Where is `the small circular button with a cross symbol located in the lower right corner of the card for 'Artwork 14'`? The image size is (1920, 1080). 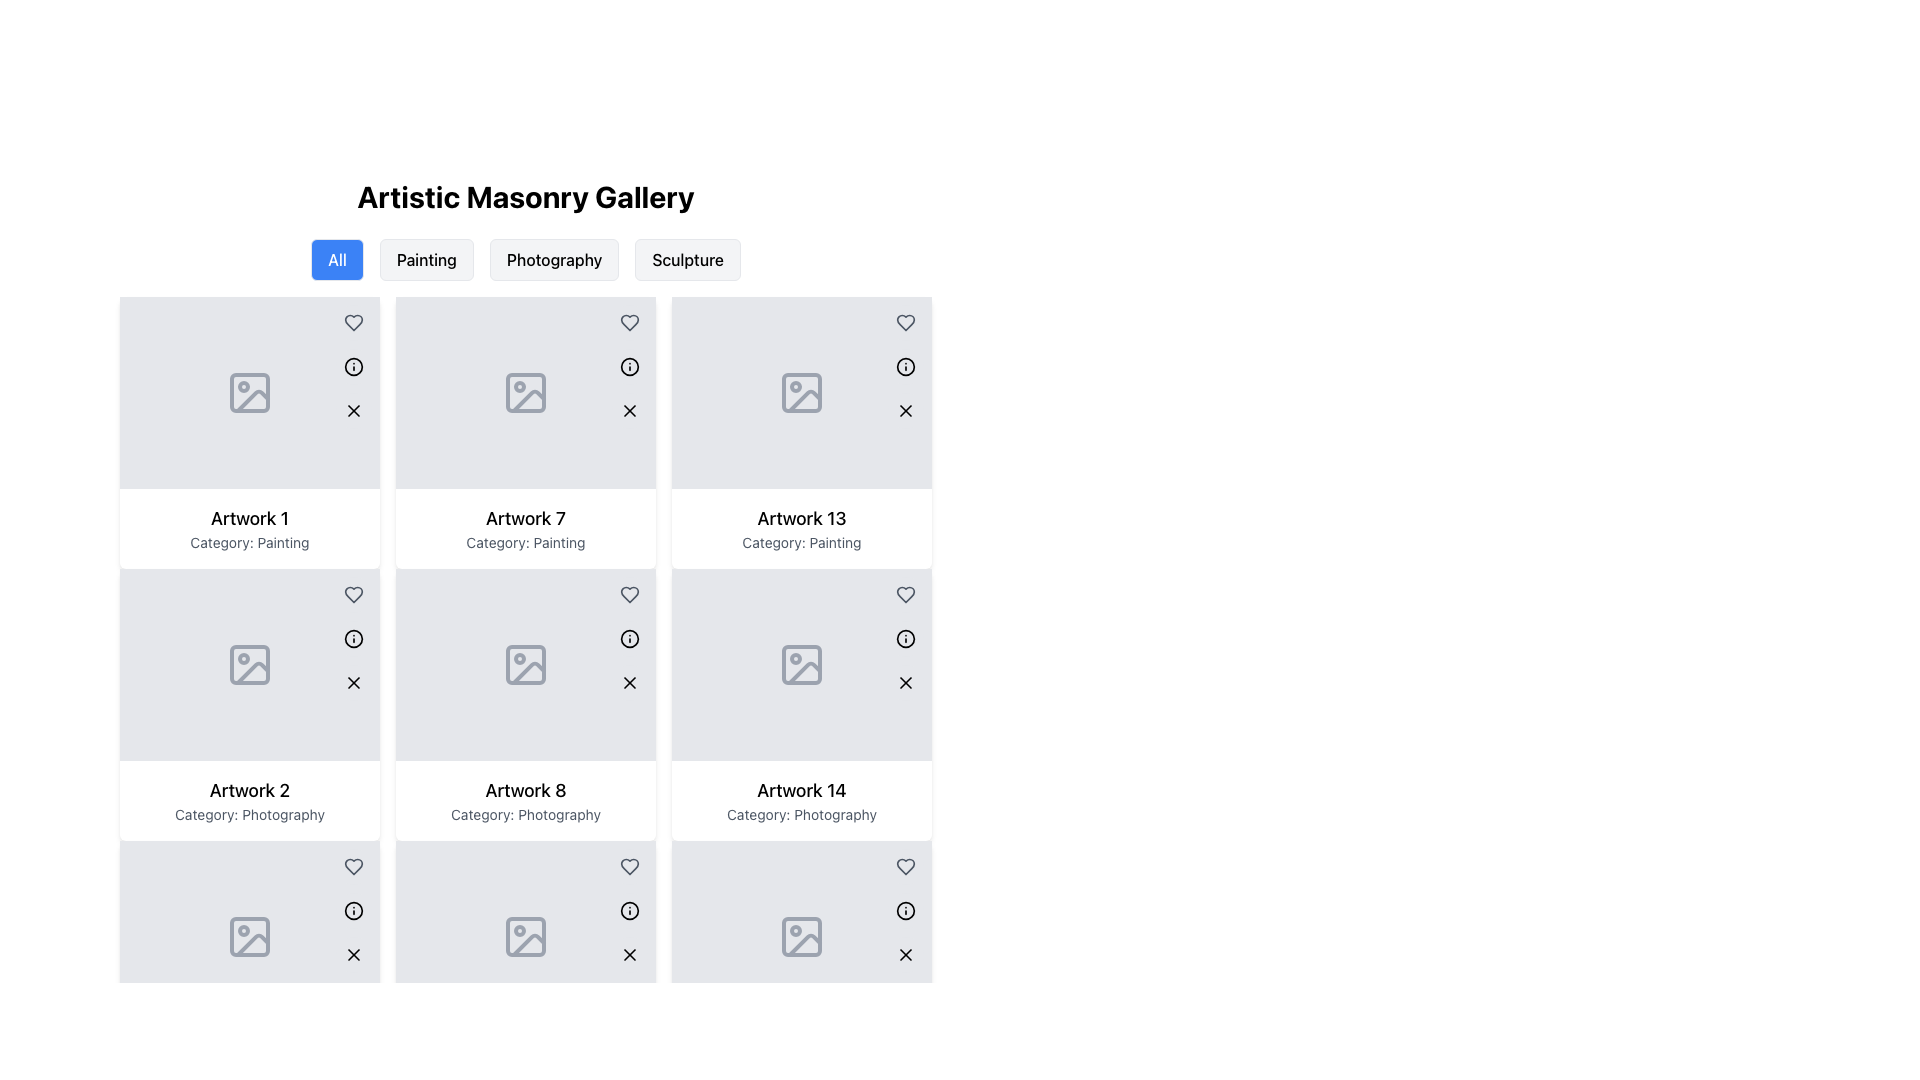
the small circular button with a cross symbol located in the lower right corner of the card for 'Artwork 14' is located at coordinates (905, 681).